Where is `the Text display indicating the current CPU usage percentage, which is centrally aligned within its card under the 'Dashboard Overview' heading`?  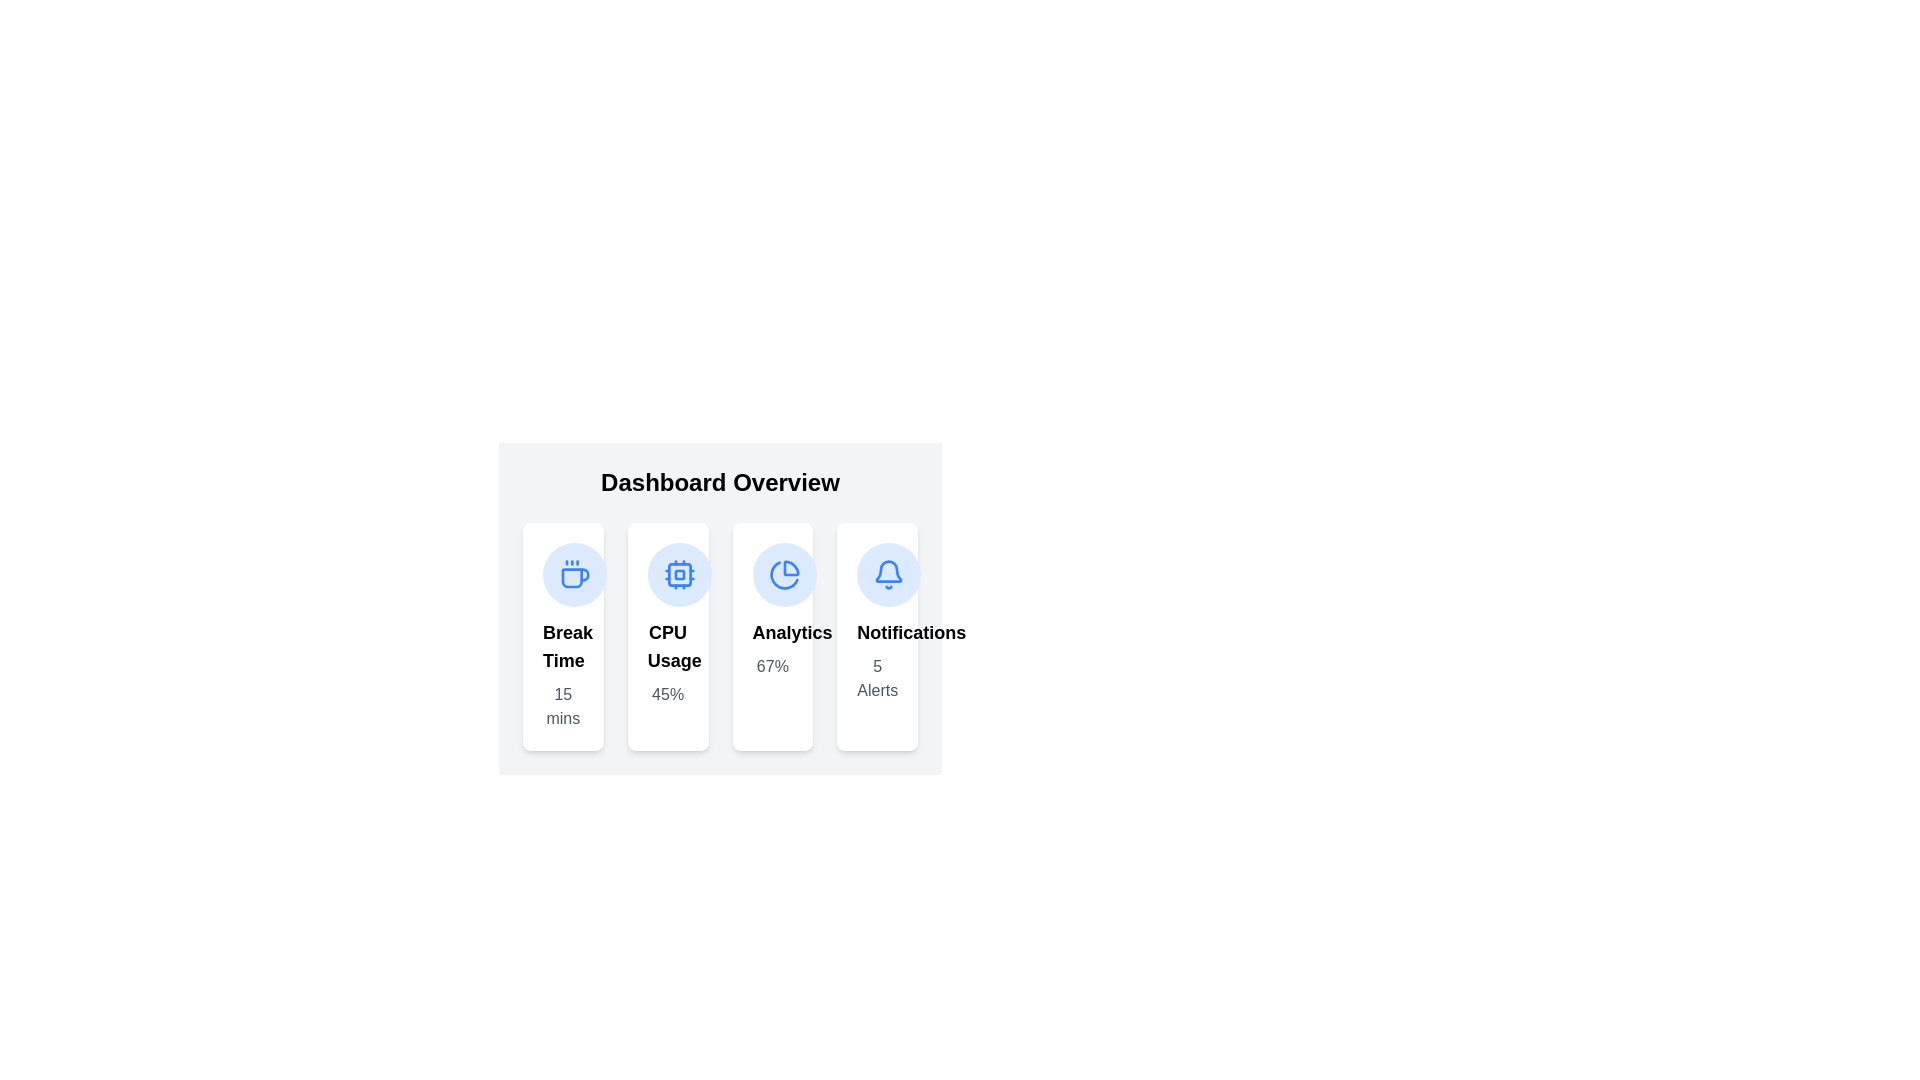
the Text display indicating the current CPU usage percentage, which is centrally aligned within its card under the 'Dashboard Overview' heading is located at coordinates (668, 663).